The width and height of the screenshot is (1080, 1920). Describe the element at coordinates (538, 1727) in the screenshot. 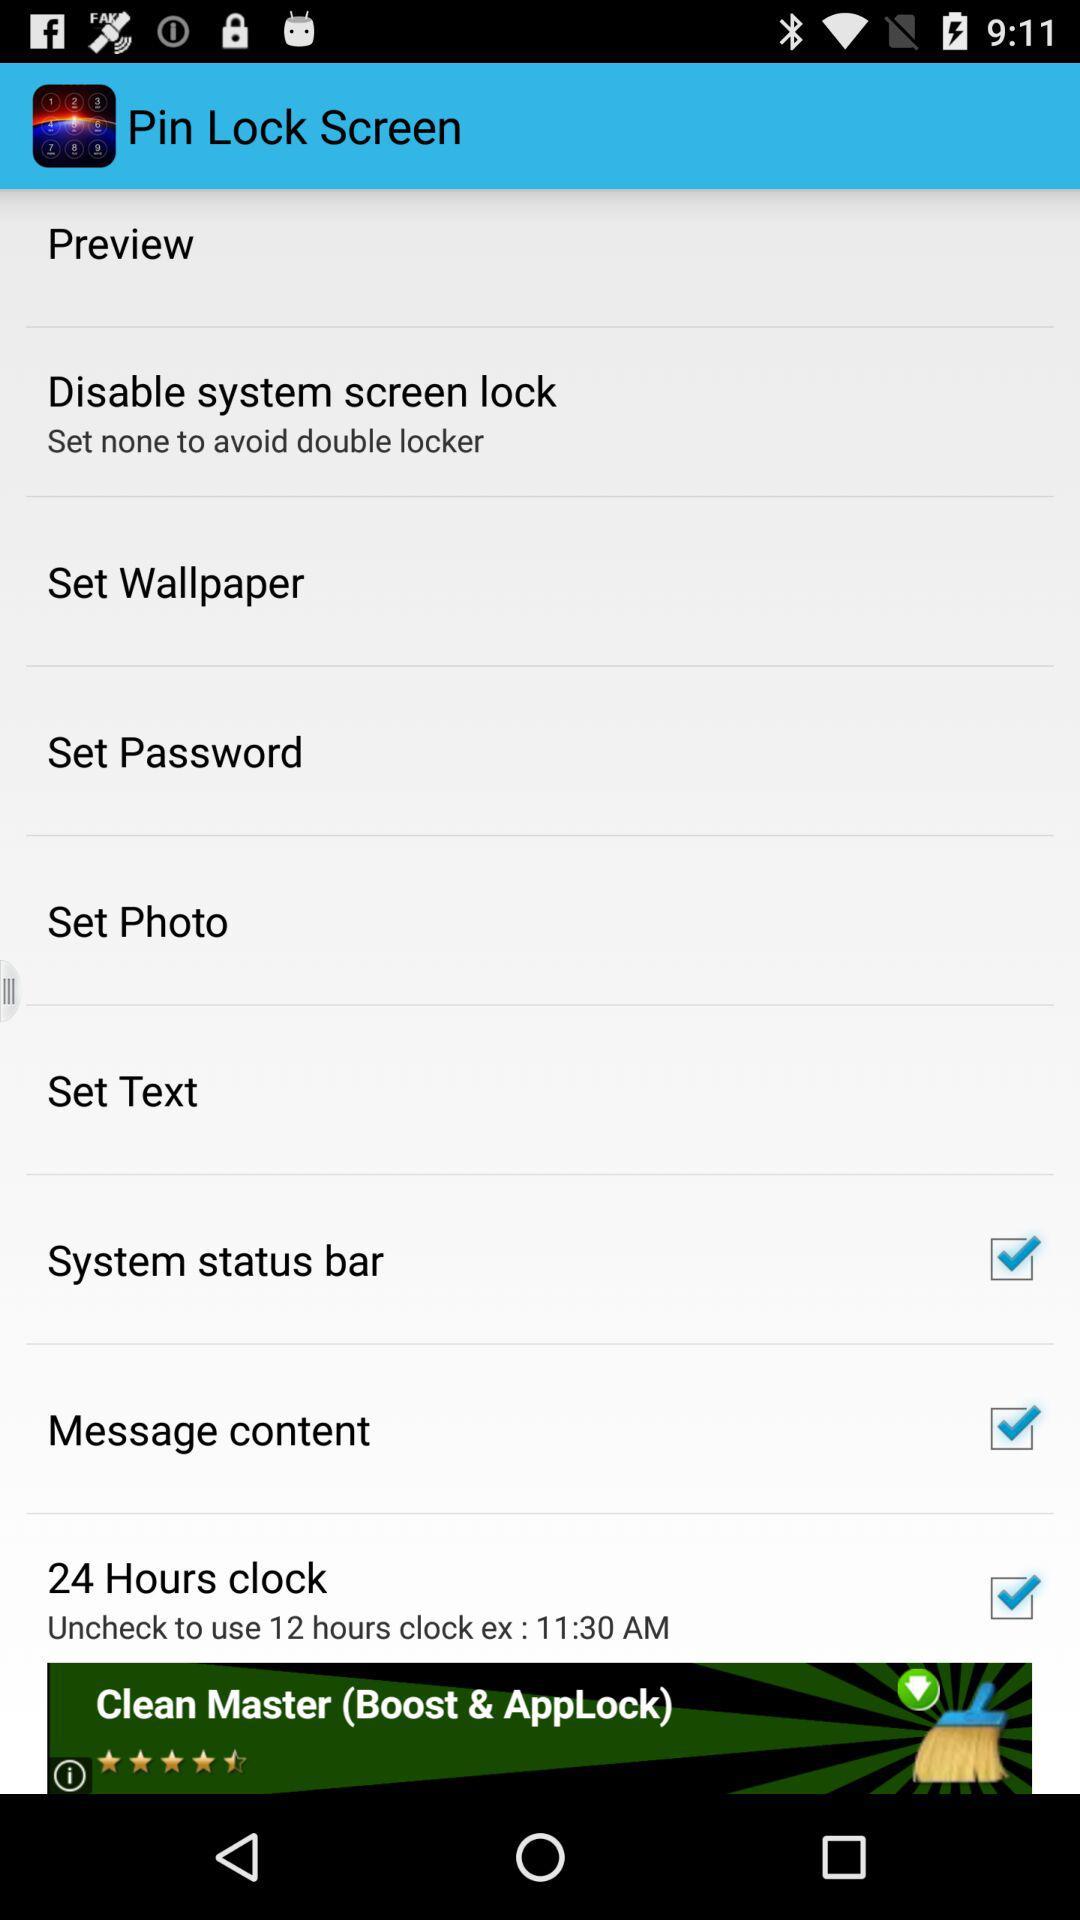

I see `share articlee` at that location.